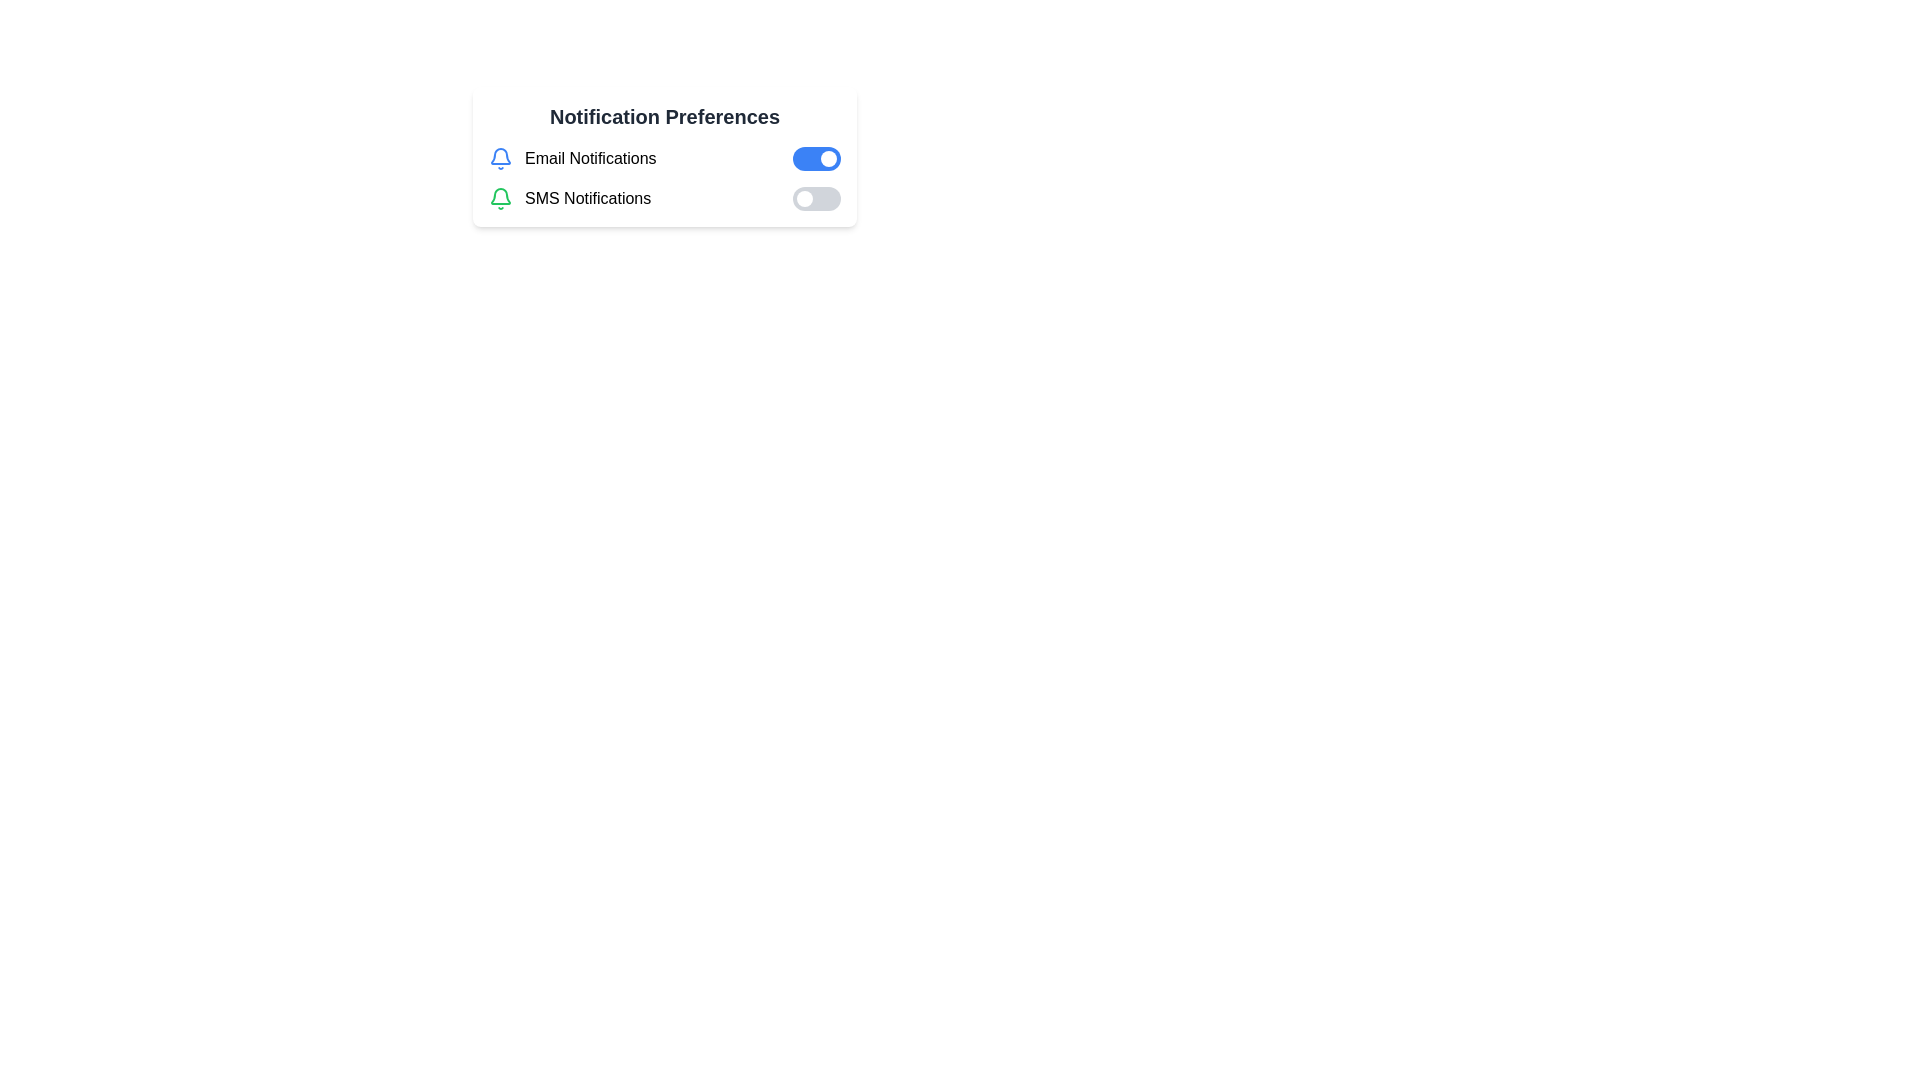 Image resolution: width=1920 pixels, height=1080 pixels. Describe the element at coordinates (500, 155) in the screenshot. I see `the SMS Notifications icon located in the bottom row of the notification panel, which is adjacent to the text 'SMS Notifications' and to the left of the toggle switch` at that location.